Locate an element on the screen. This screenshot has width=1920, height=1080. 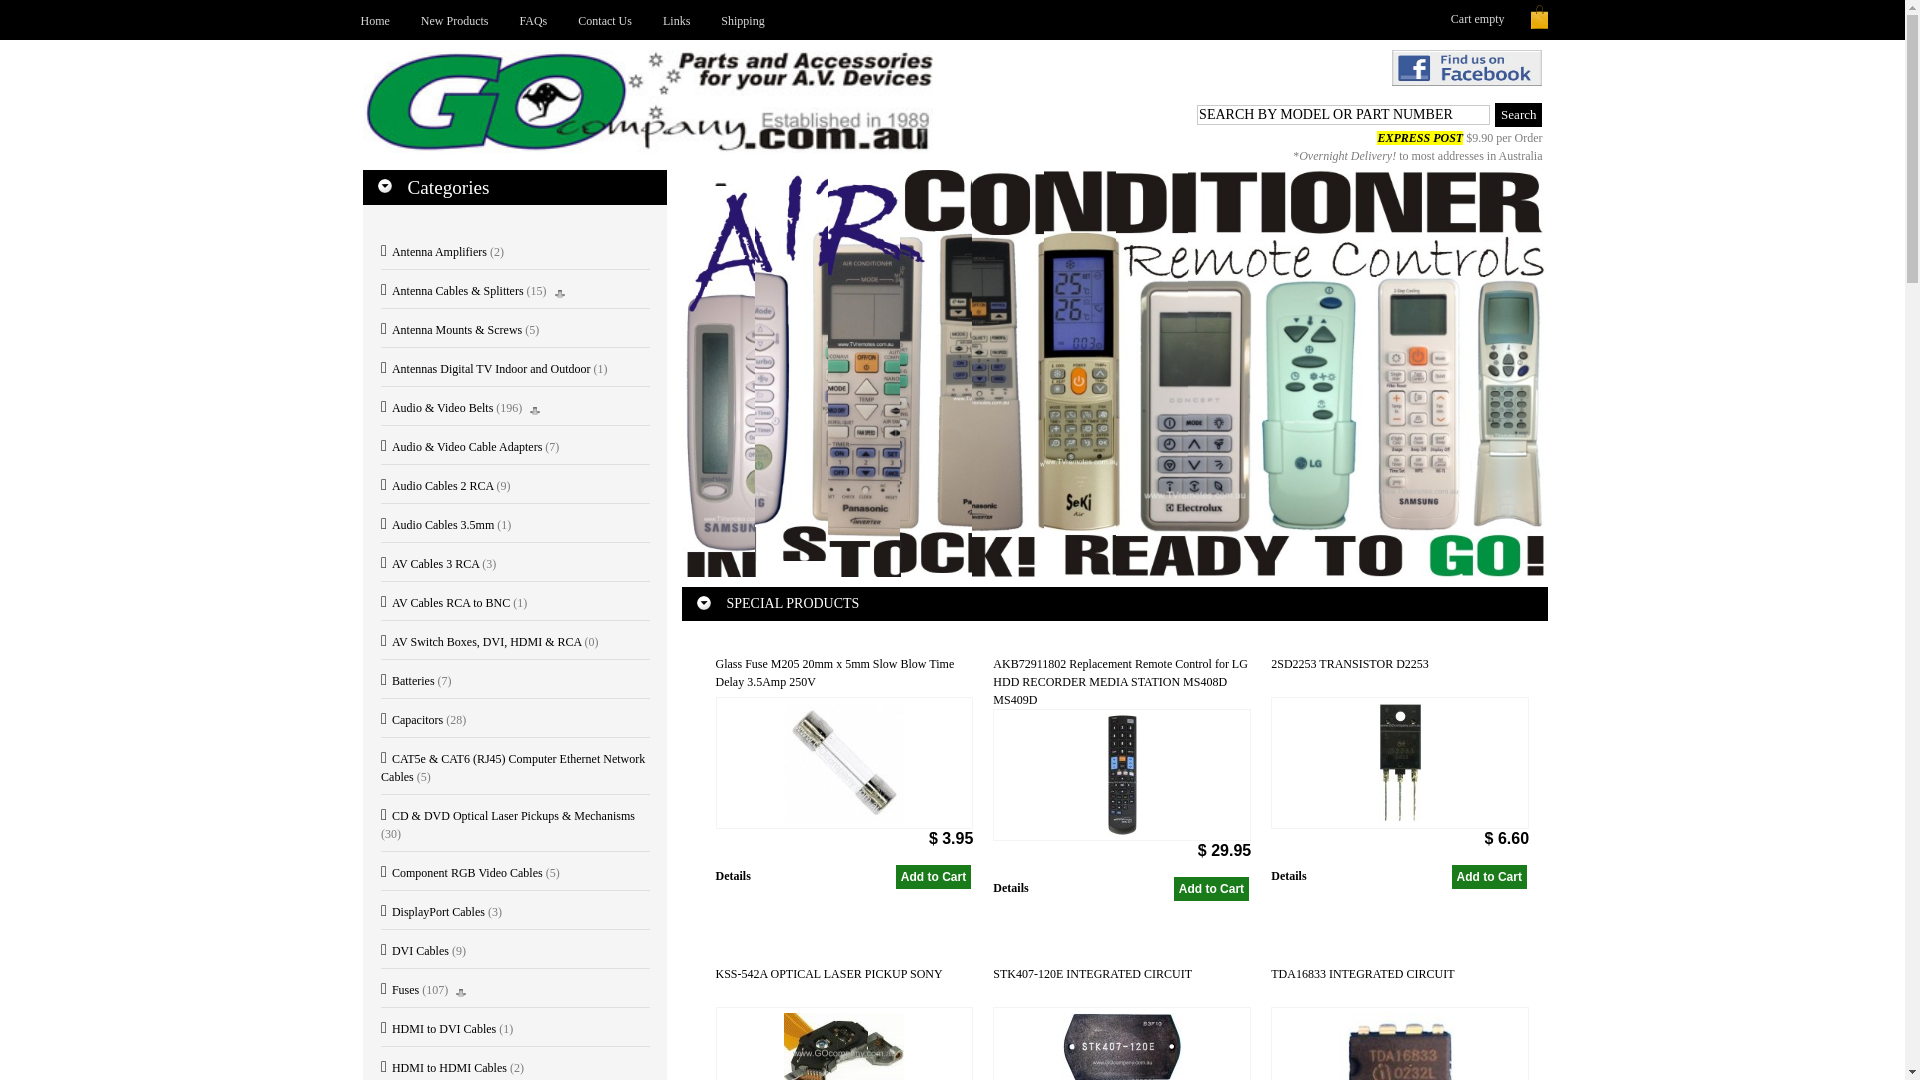
'FAQs' is located at coordinates (512, 19).